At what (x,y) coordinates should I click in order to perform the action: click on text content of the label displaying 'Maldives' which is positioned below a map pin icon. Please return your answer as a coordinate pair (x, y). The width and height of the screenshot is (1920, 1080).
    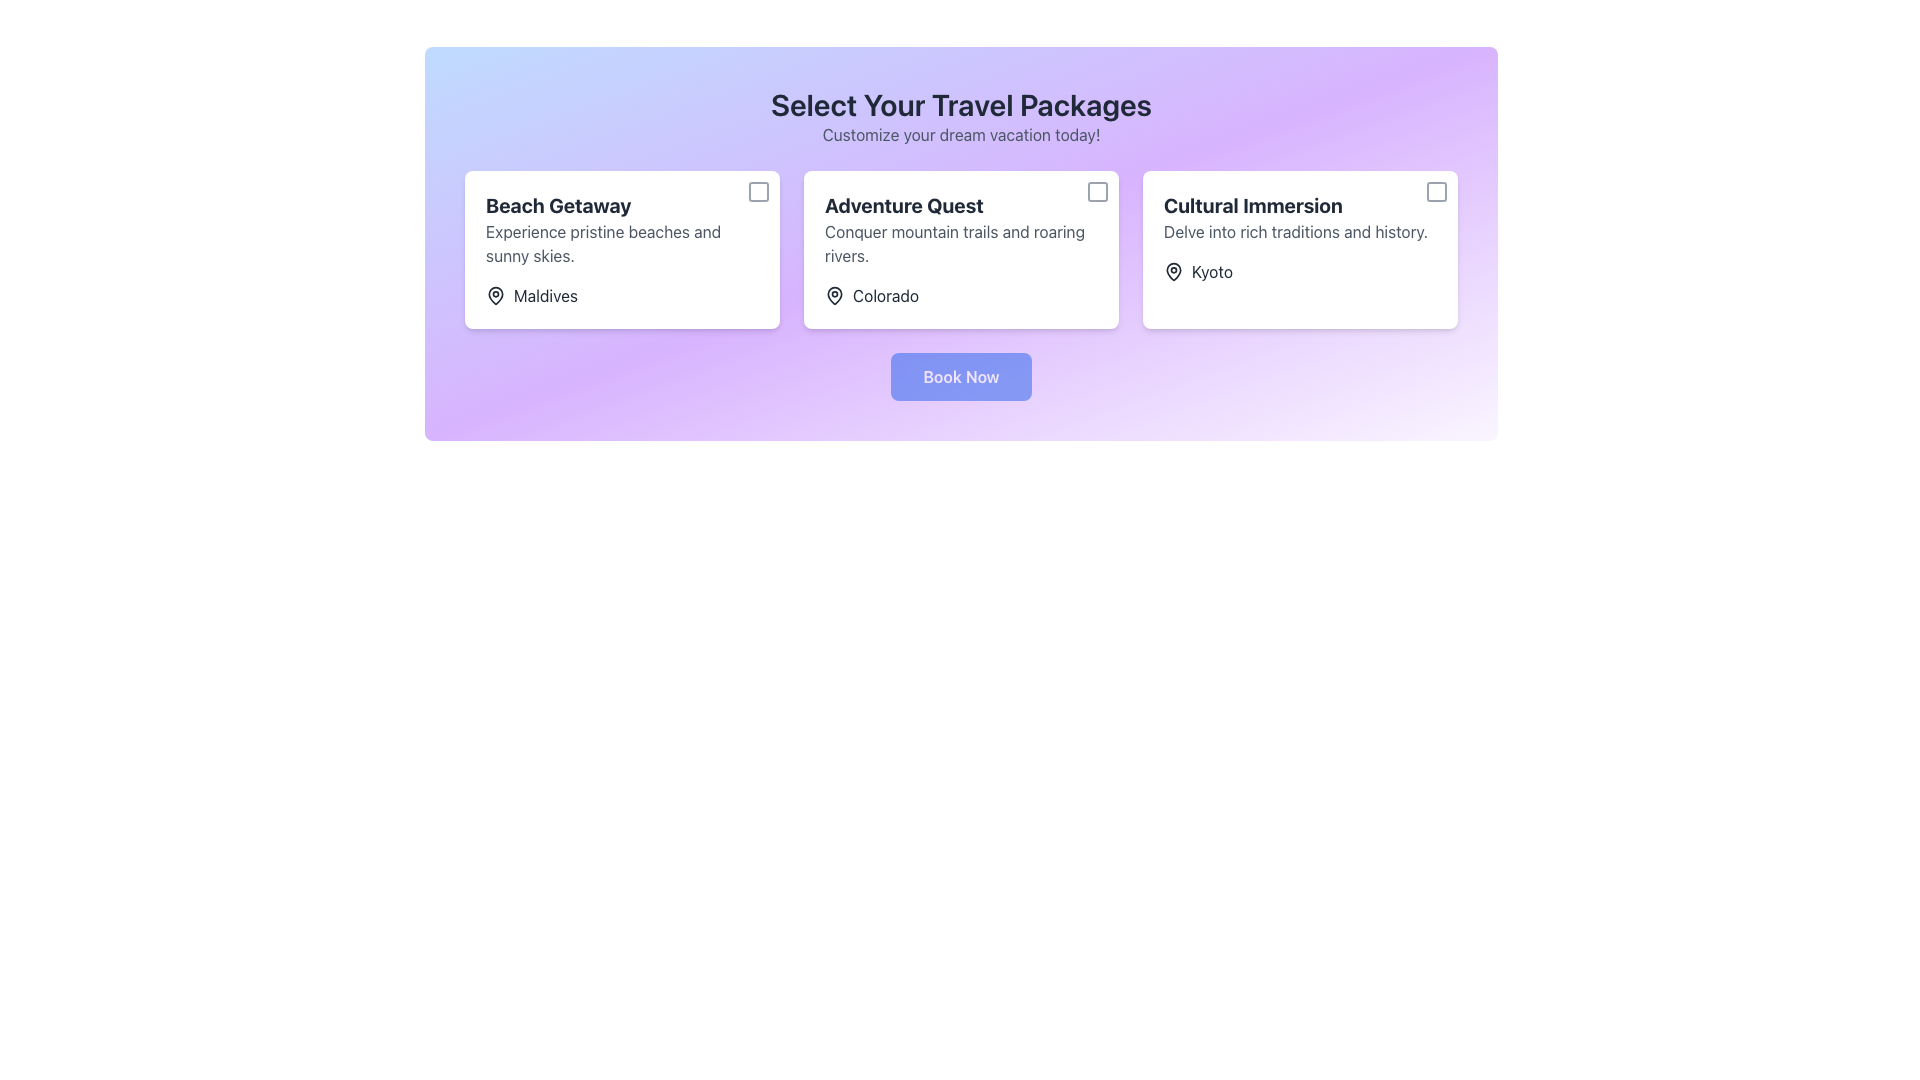
    Looking at the image, I should click on (546, 296).